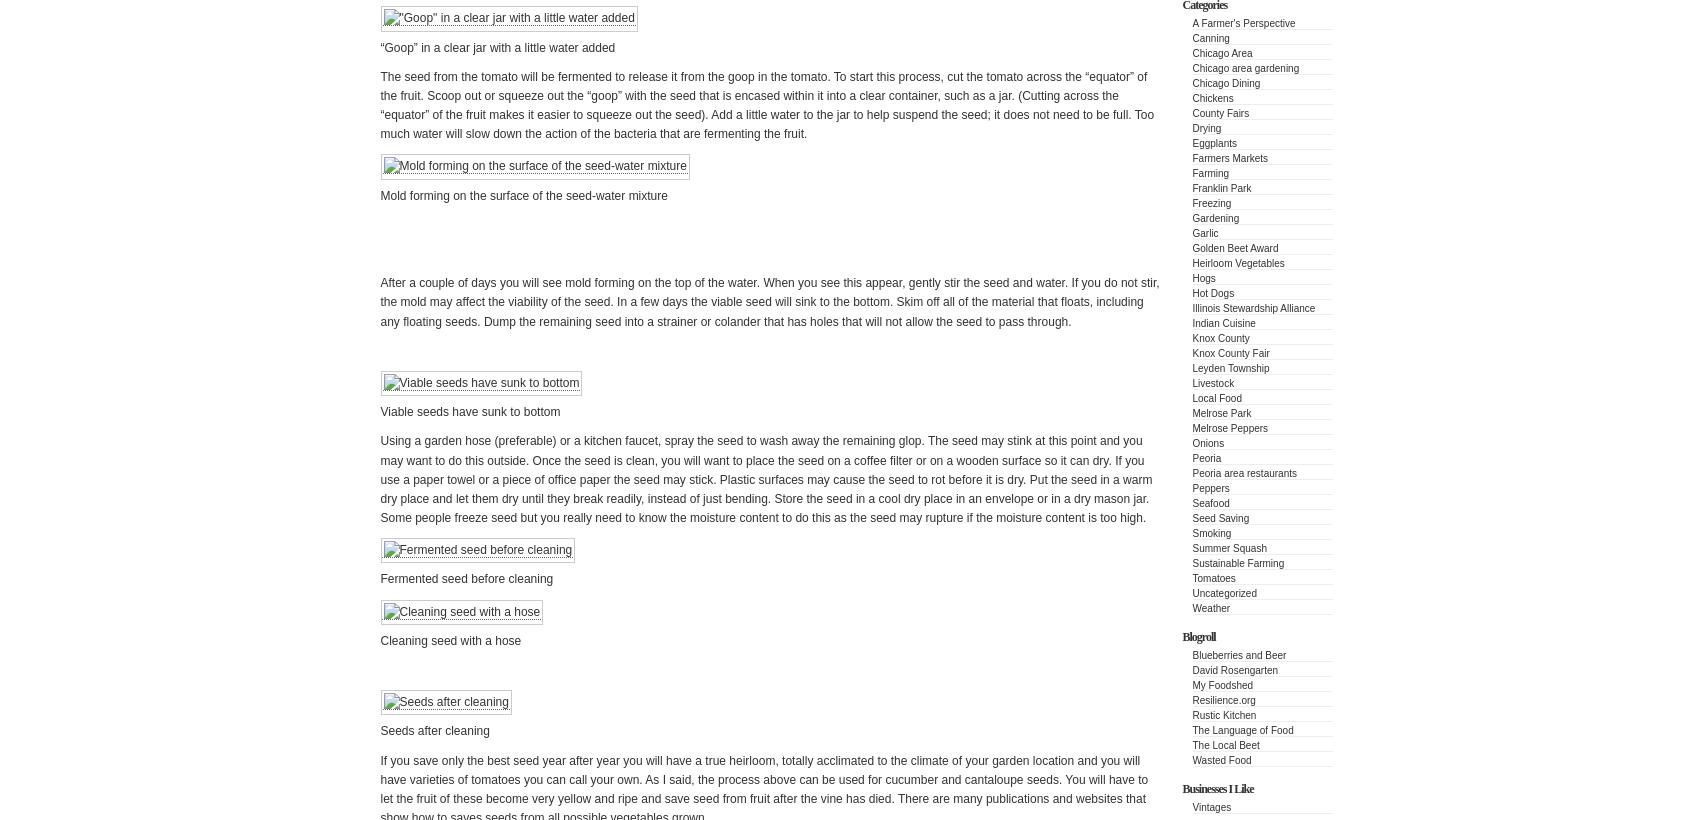 The height and width of the screenshot is (820, 1695). Describe the element at coordinates (1220, 112) in the screenshot. I see `'County Fairs'` at that location.